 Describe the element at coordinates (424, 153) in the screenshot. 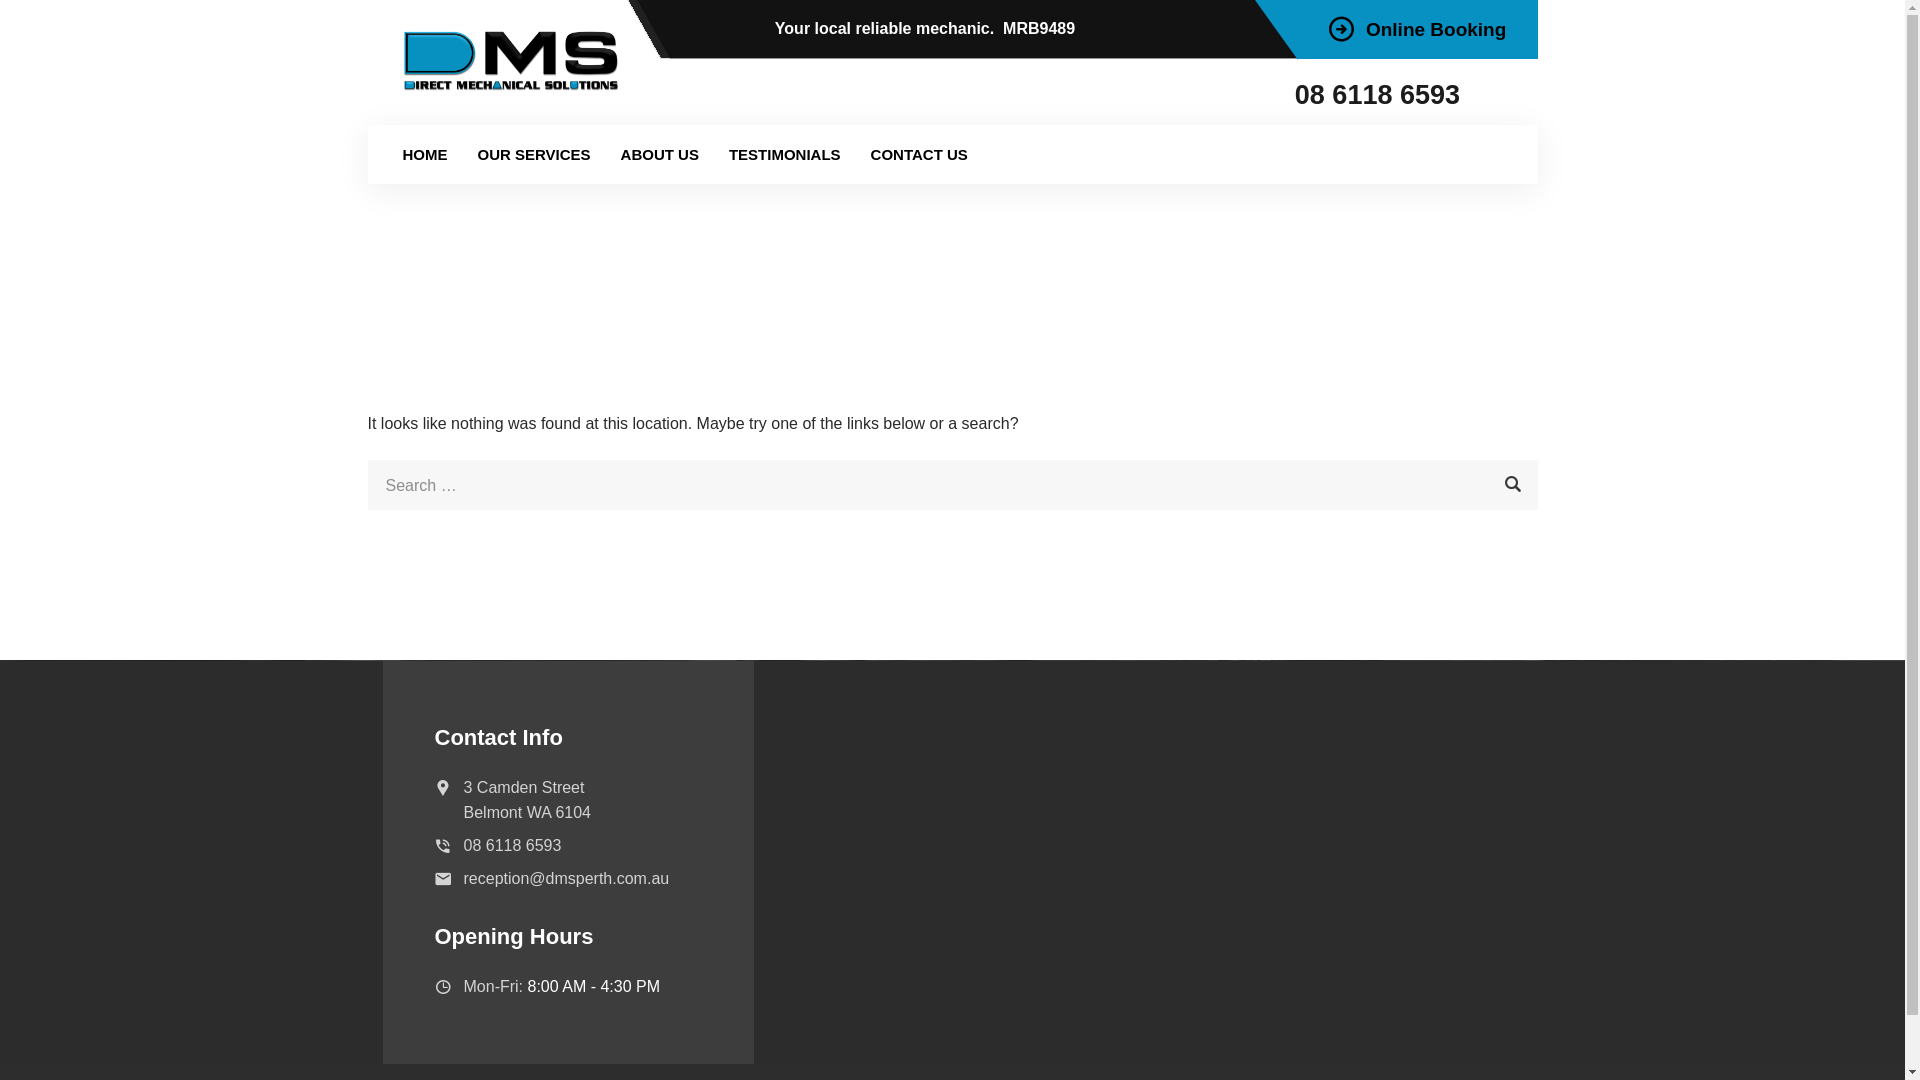

I see `'HOME'` at that location.